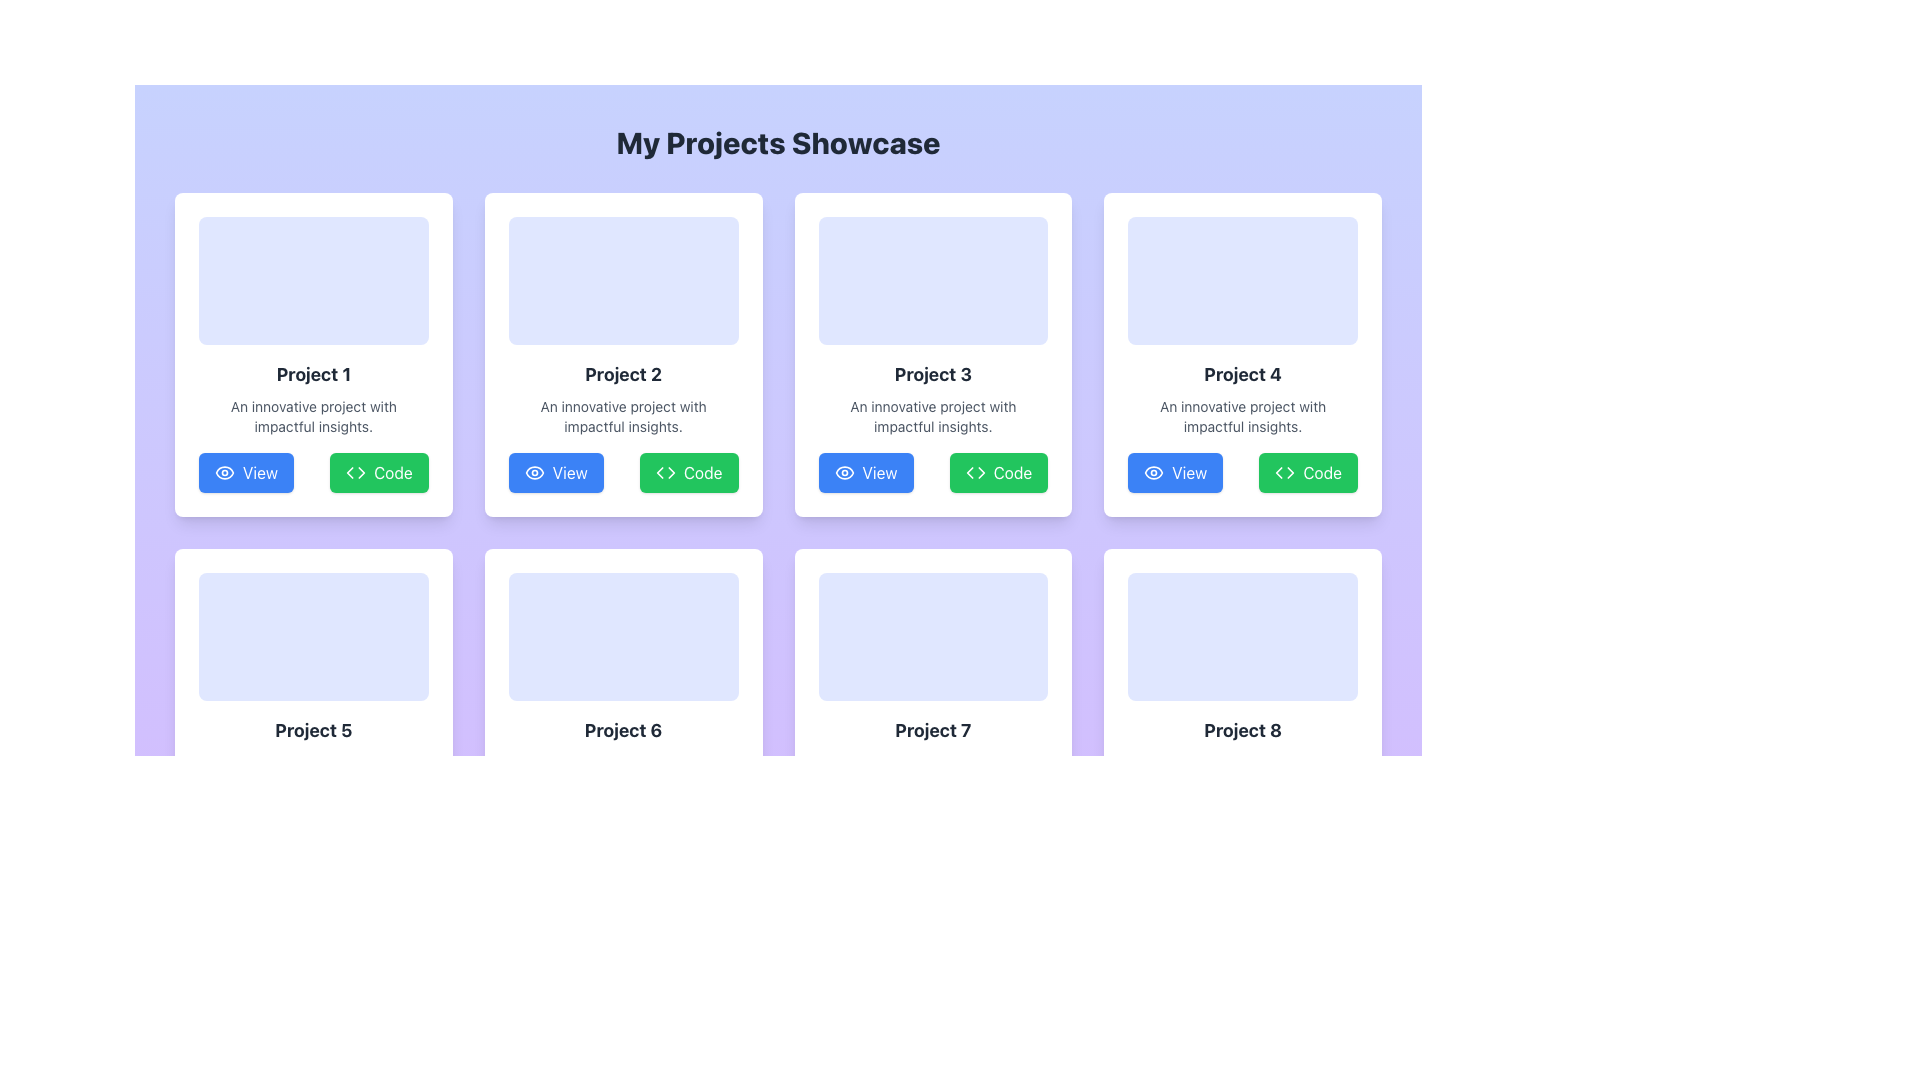  I want to click on the button located to the right of the 'View' button within the Project 1 card, so click(379, 473).